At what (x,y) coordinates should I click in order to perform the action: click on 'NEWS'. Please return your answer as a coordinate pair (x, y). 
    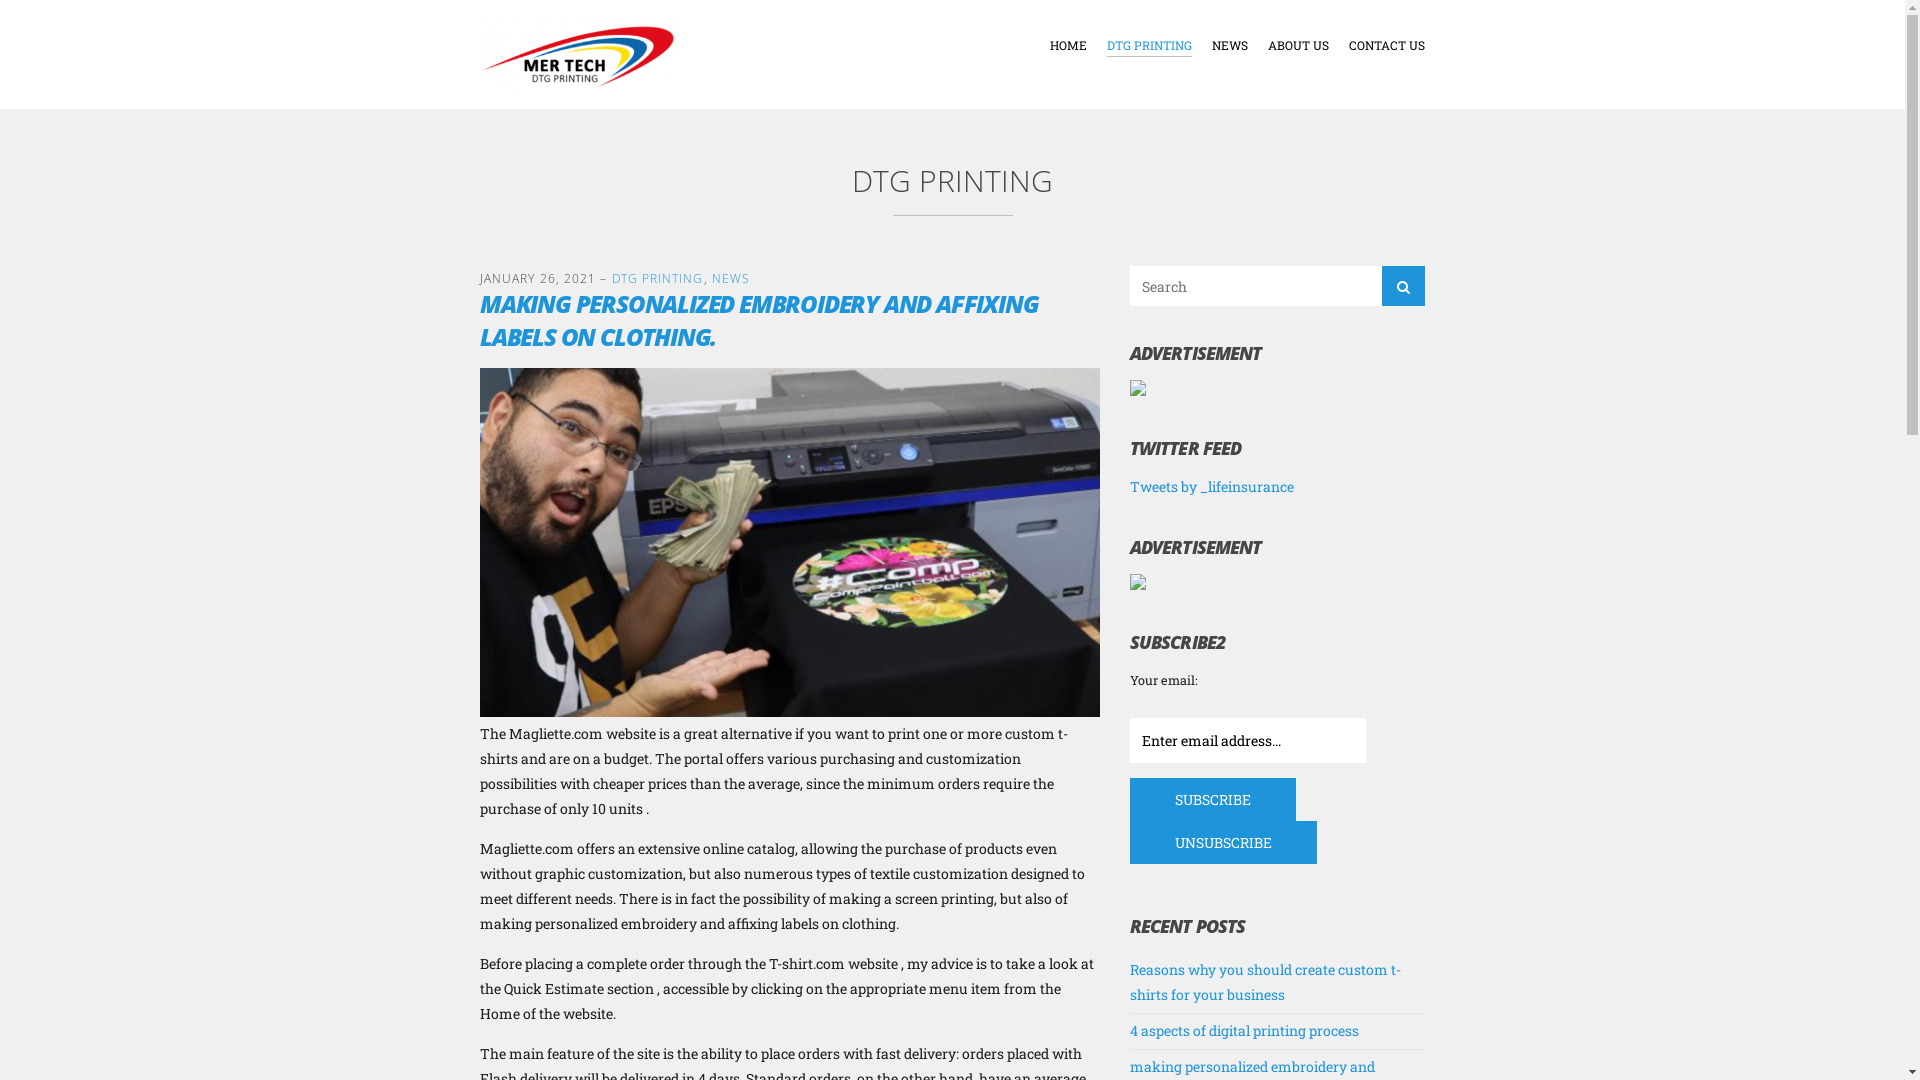
    Looking at the image, I should click on (1210, 45).